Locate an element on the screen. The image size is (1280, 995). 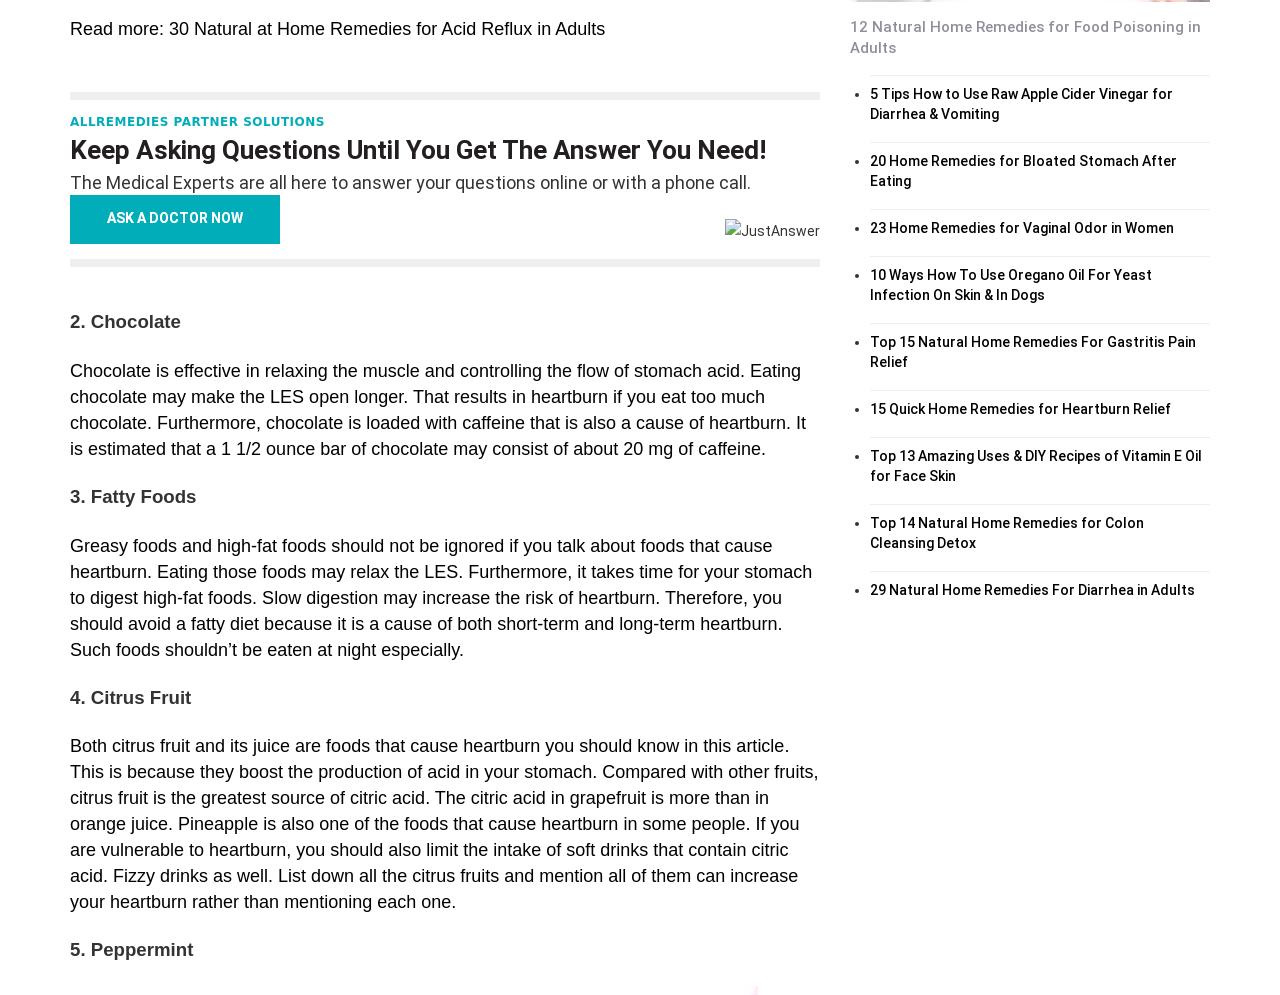
'23 Home Remedies for Vaginal Odor in Women' is located at coordinates (1021, 225).